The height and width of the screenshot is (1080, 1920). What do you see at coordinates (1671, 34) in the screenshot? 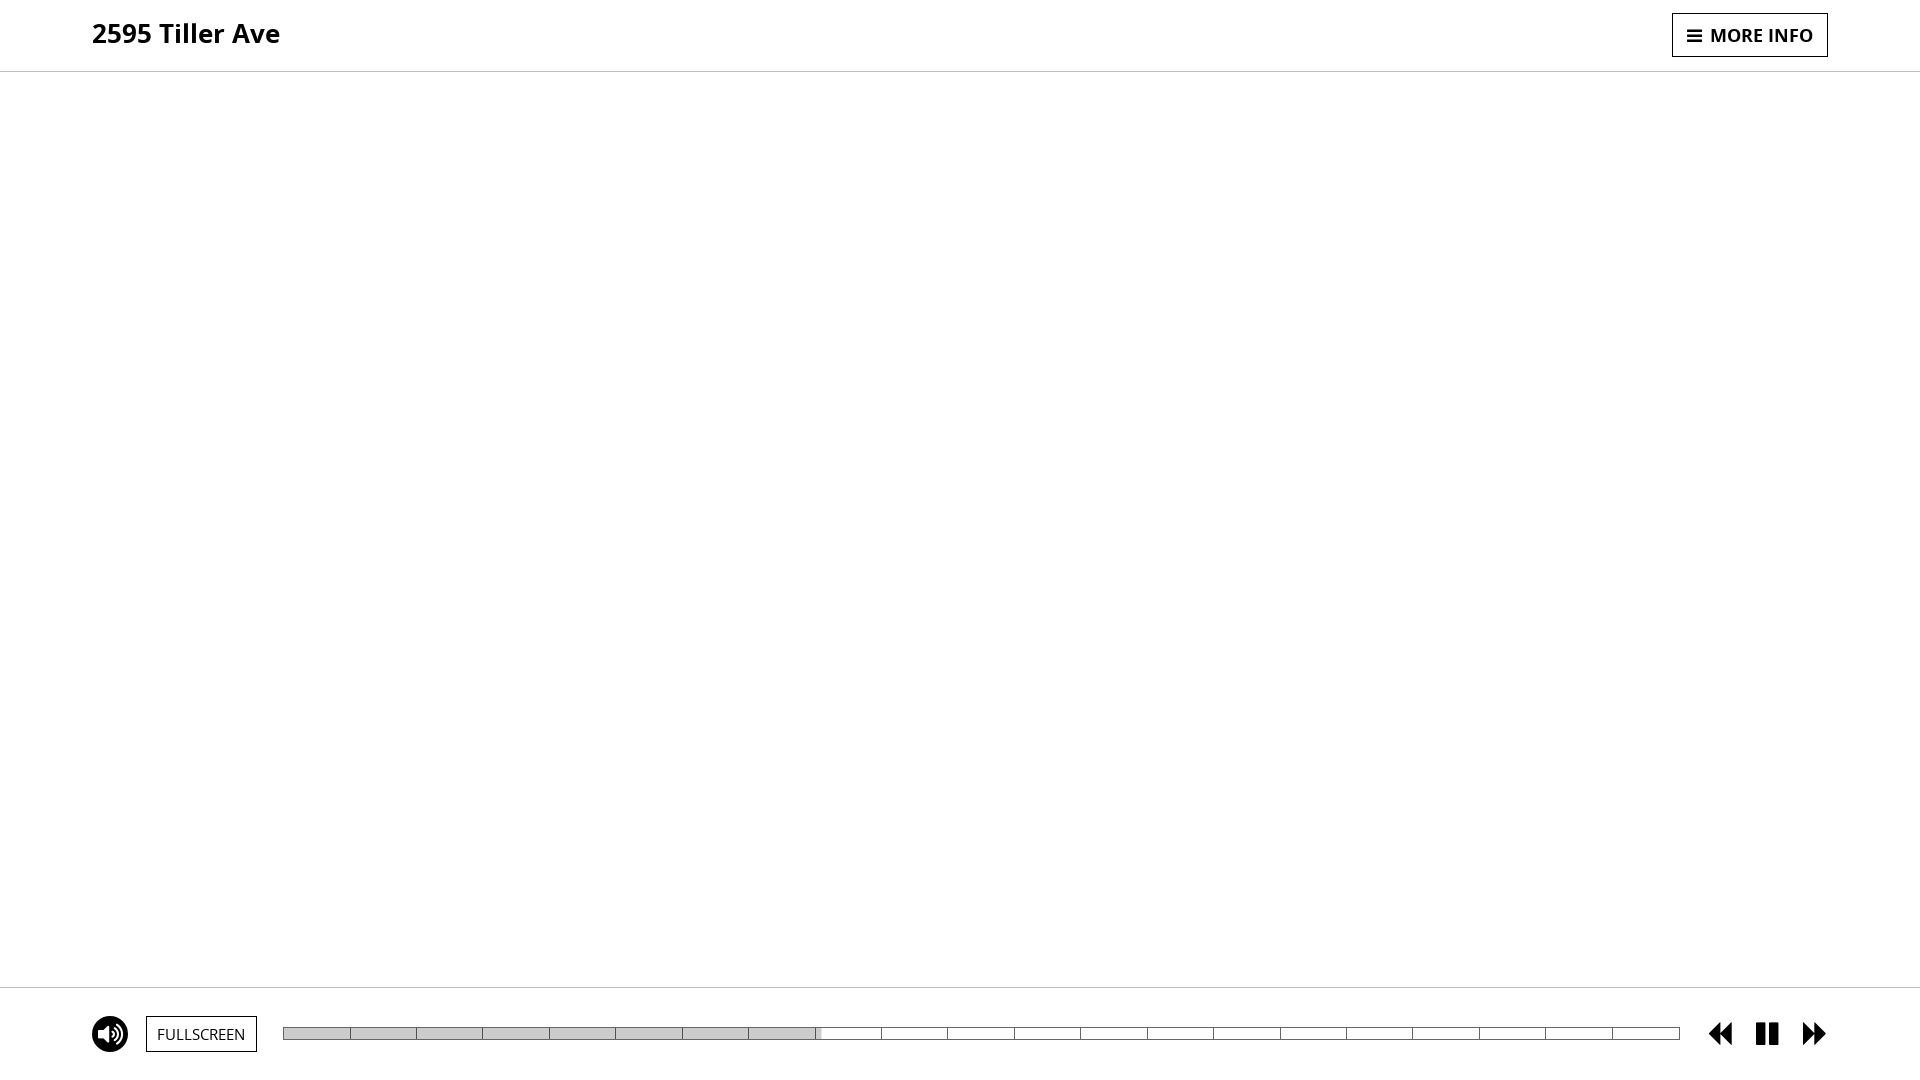
I see `'MORE INFO'` at bounding box center [1671, 34].